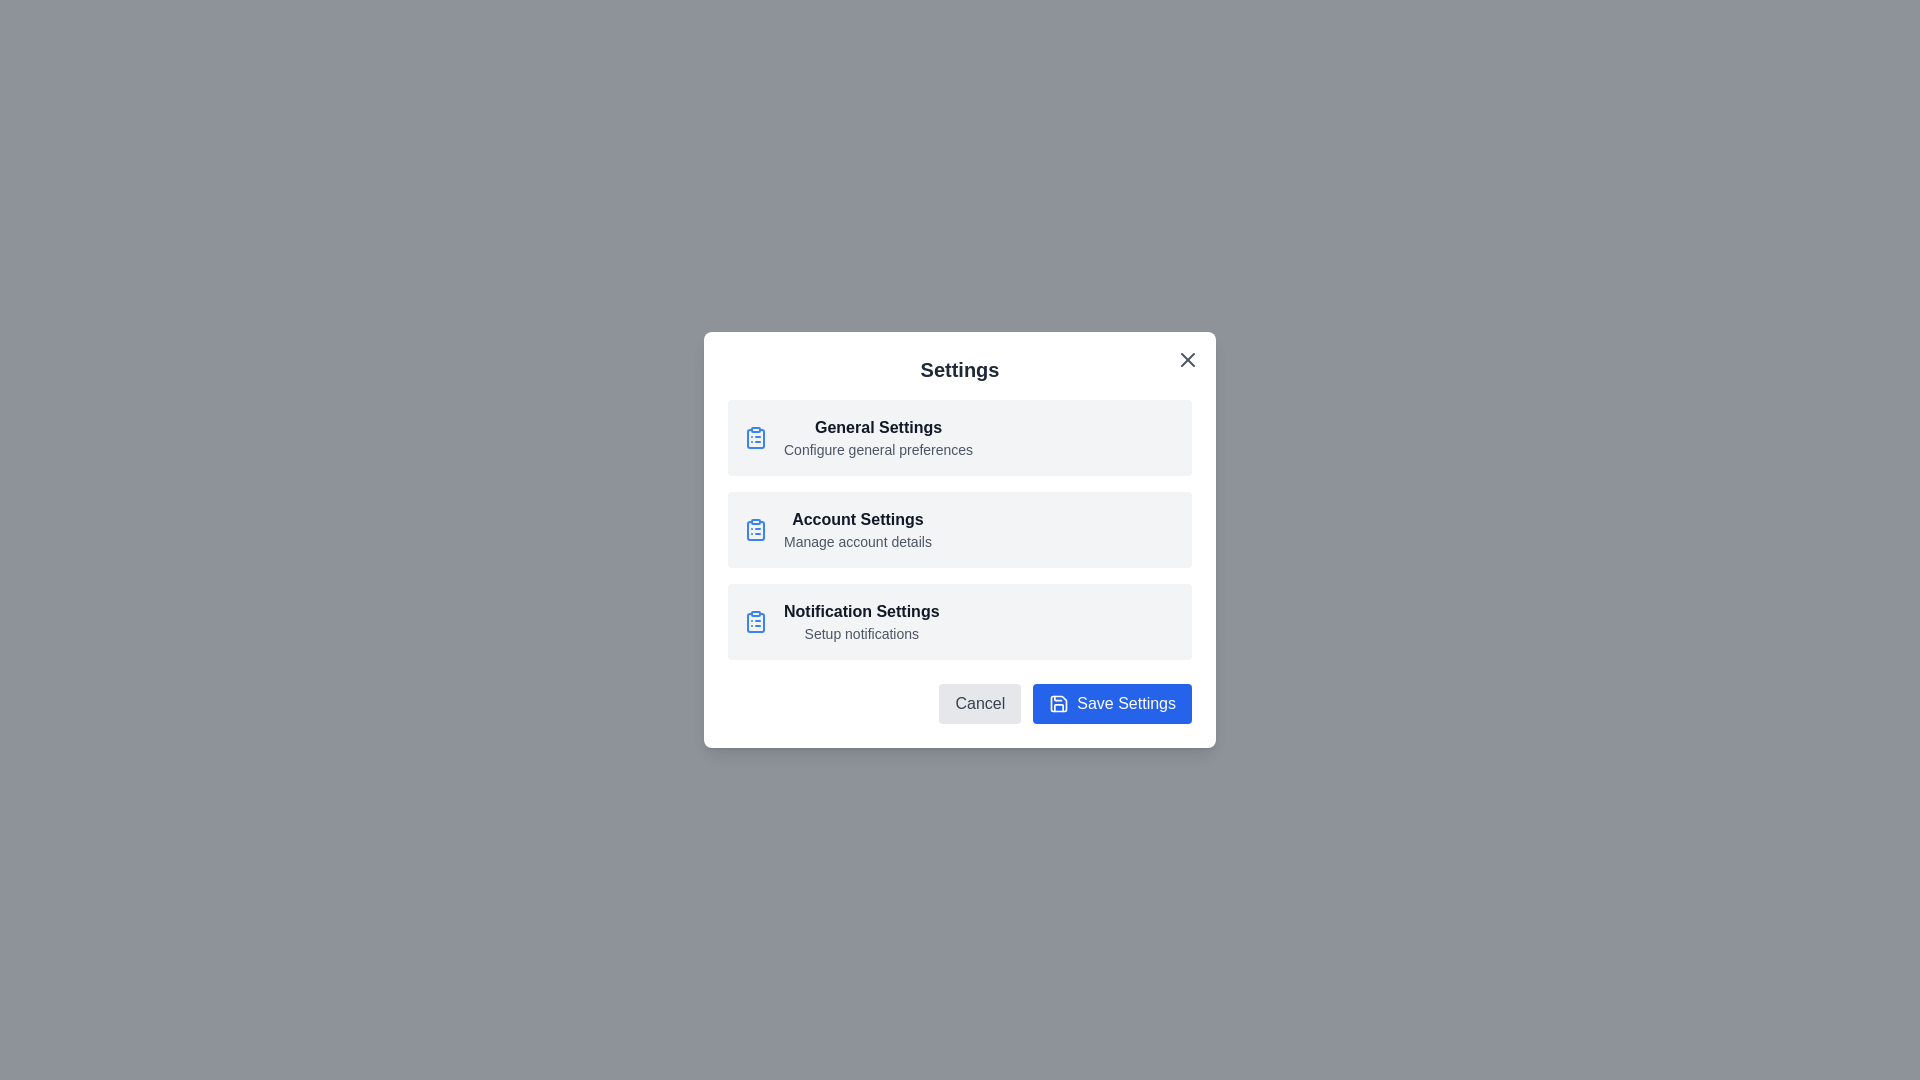 This screenshot has height=1080, width=1920. I want to click on the Text Block that provides information about the 'General Settings' section, which is the first item in a vertically stacked list within the settings modal, so click(878, 437).